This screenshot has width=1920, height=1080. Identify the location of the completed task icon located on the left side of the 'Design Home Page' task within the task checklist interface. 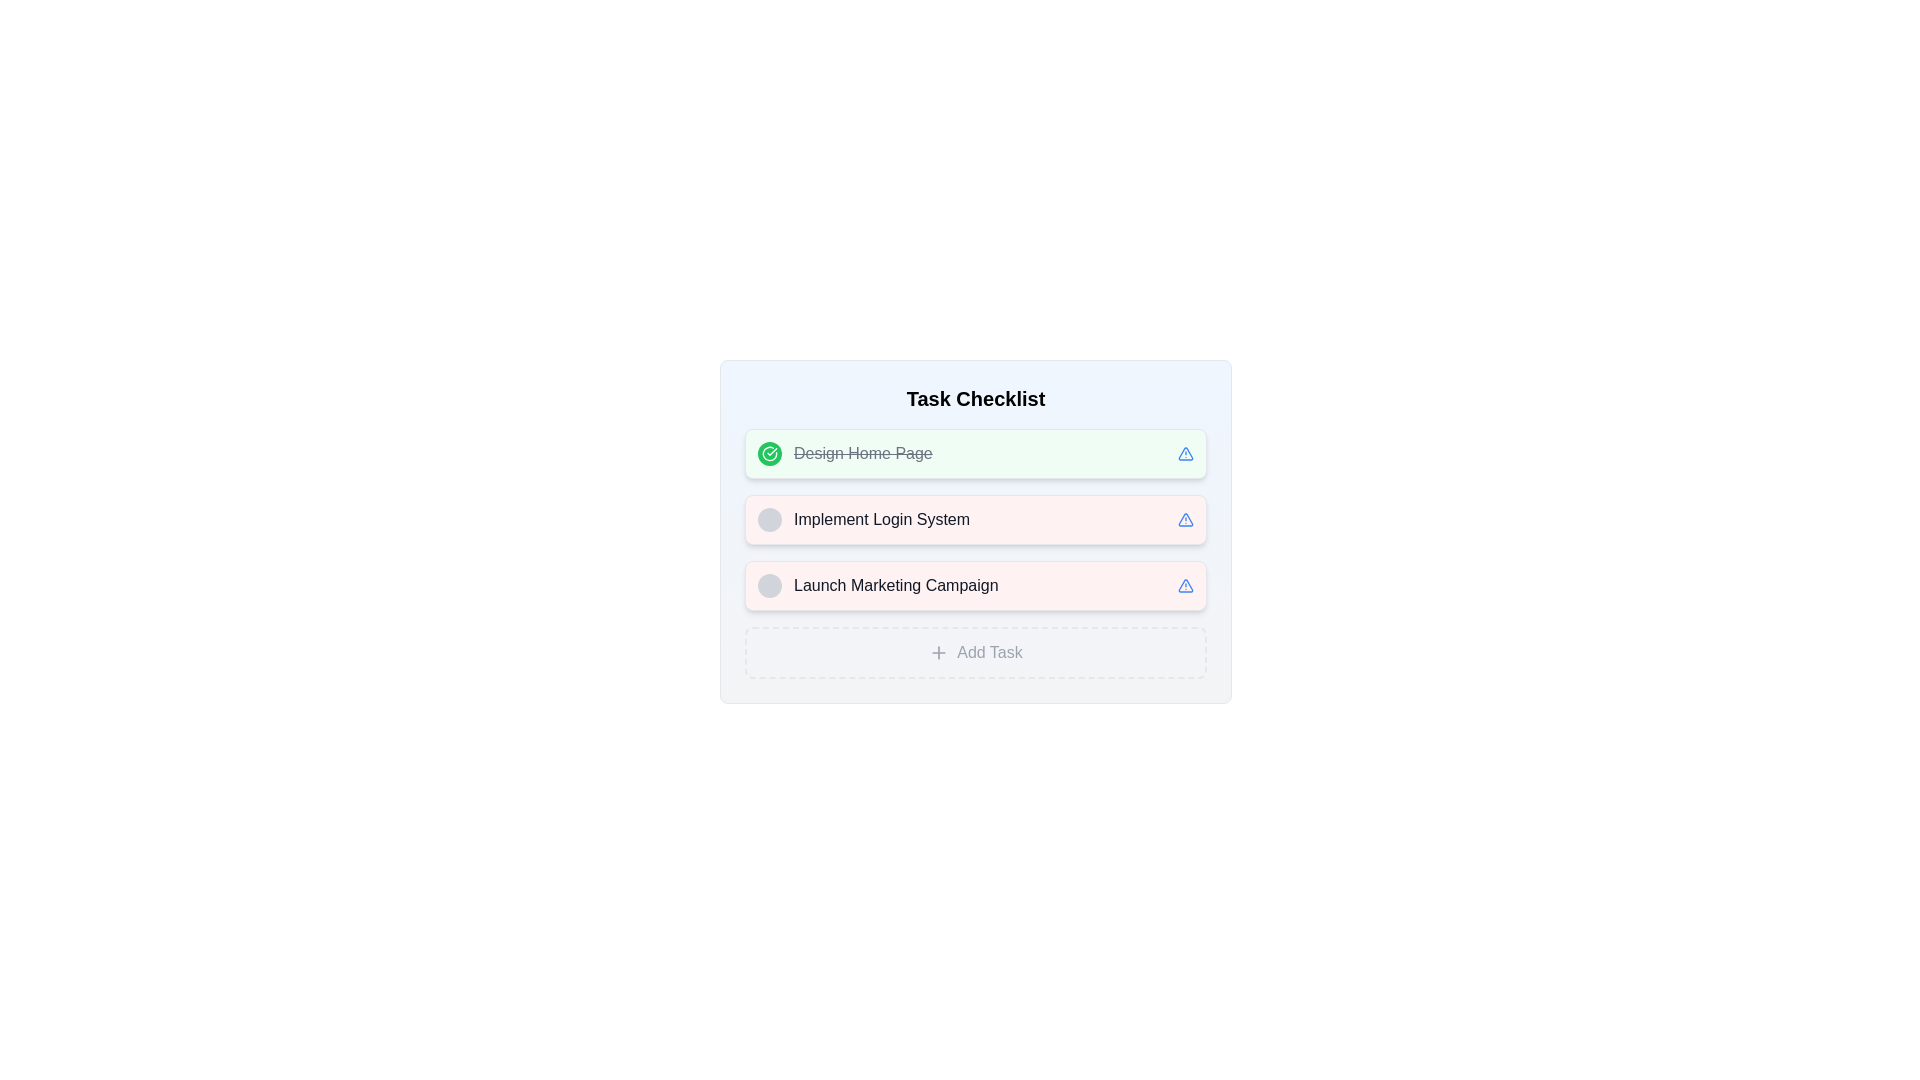
(768, 454).